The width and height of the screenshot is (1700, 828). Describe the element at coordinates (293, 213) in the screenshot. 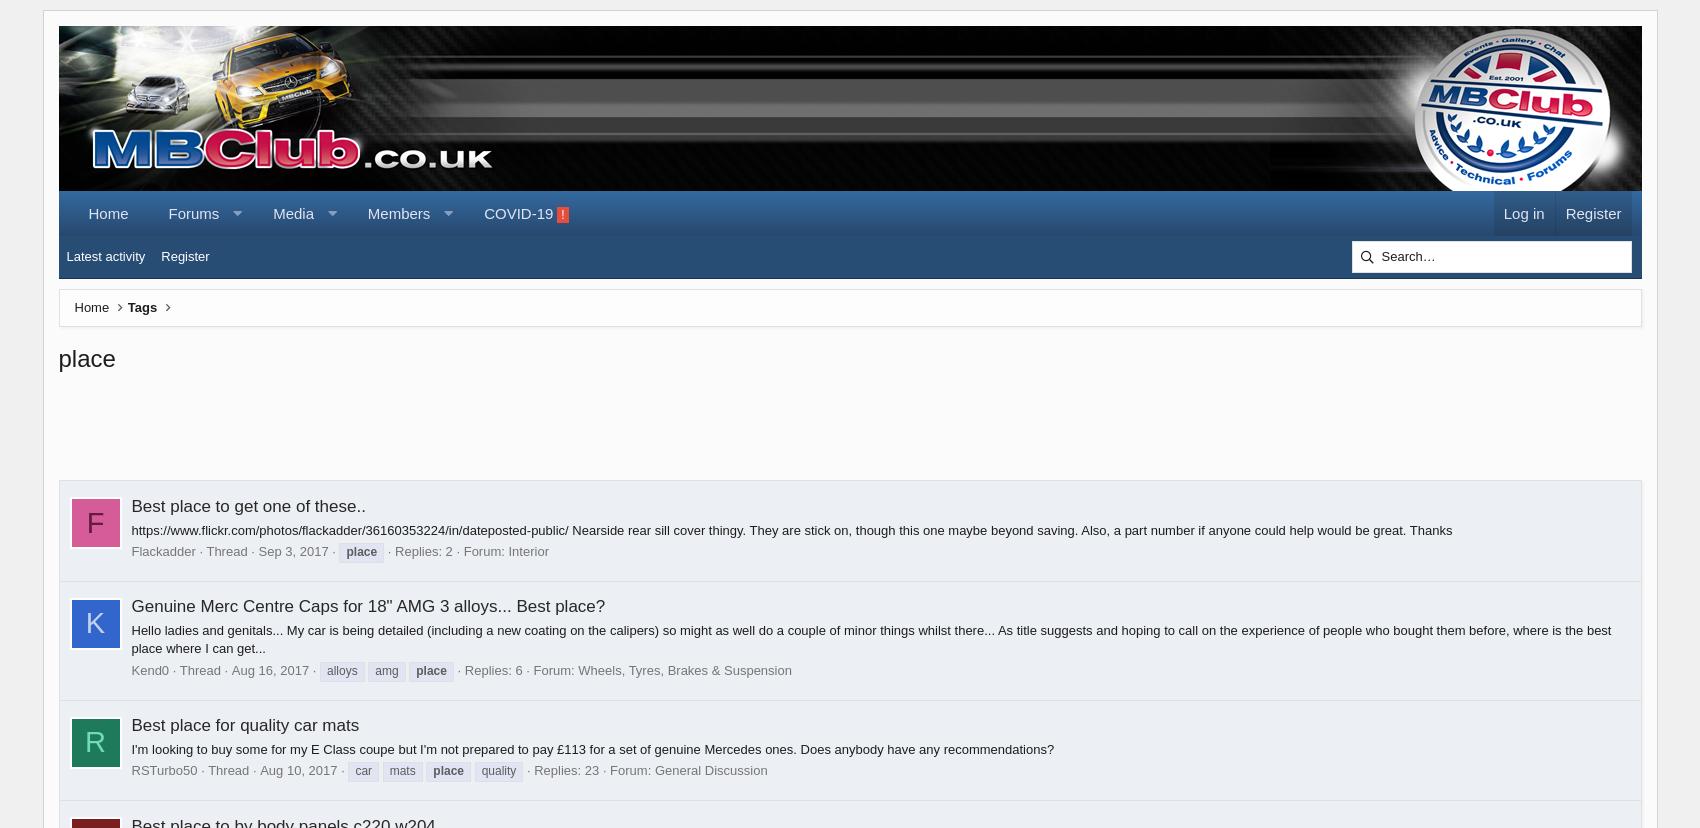

I see `'Media'` at that location.